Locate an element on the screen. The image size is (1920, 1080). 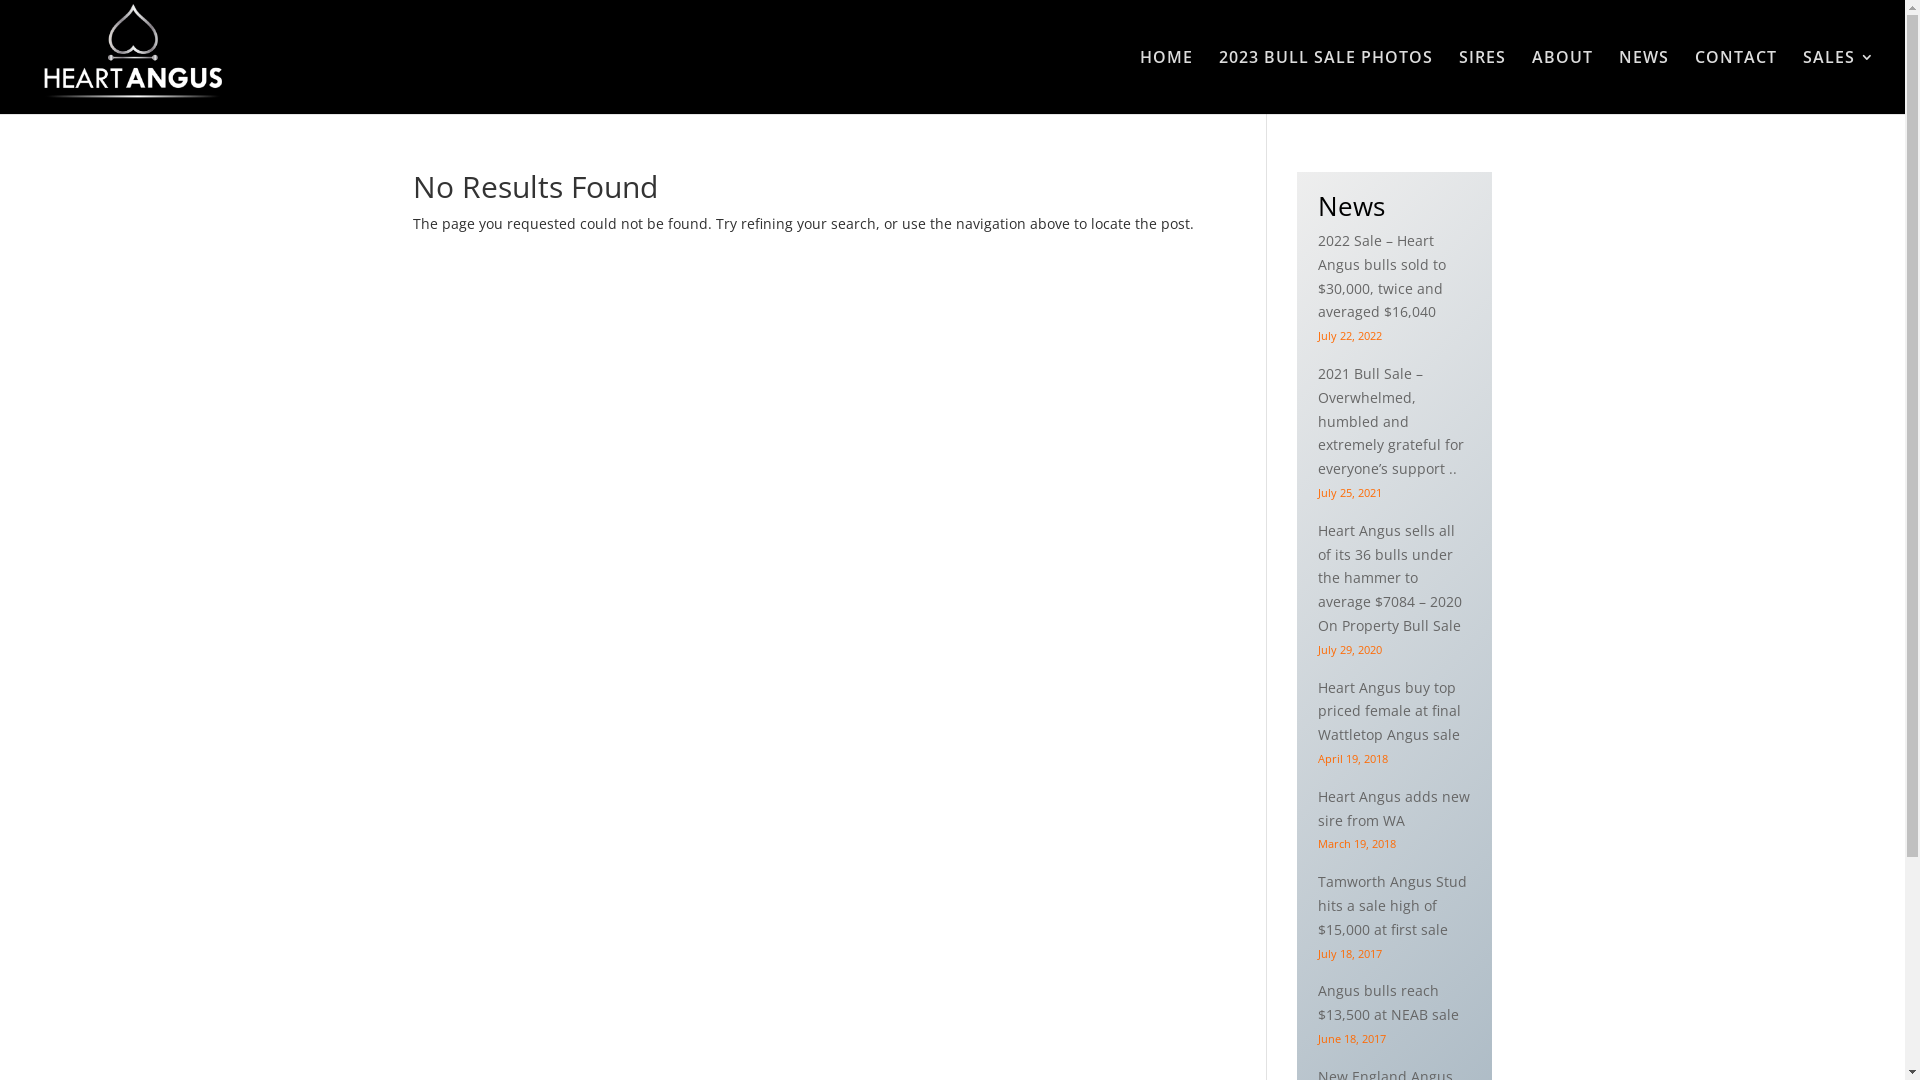
'CONTACT' is located at coordinates (1735, 80).